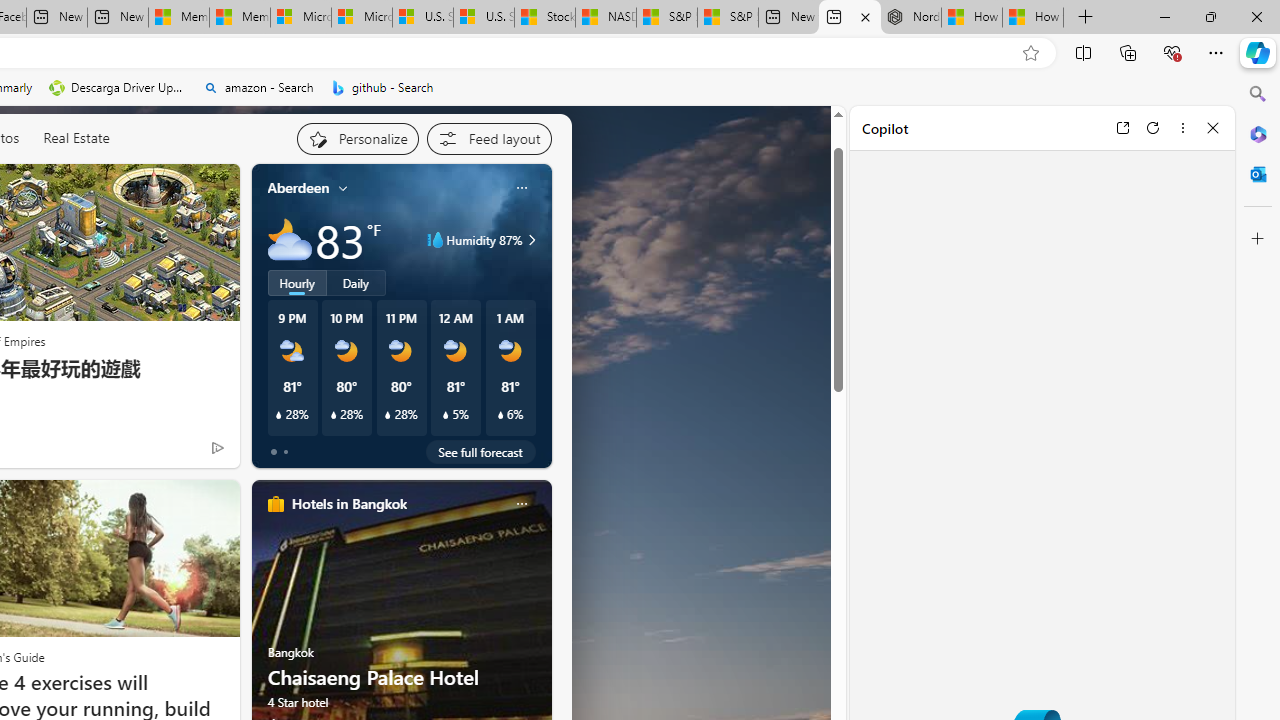  What do you see at coordinates (76, 136) in the screenshot?
I see `'Real Estate'` at bounding box center [76, 136].